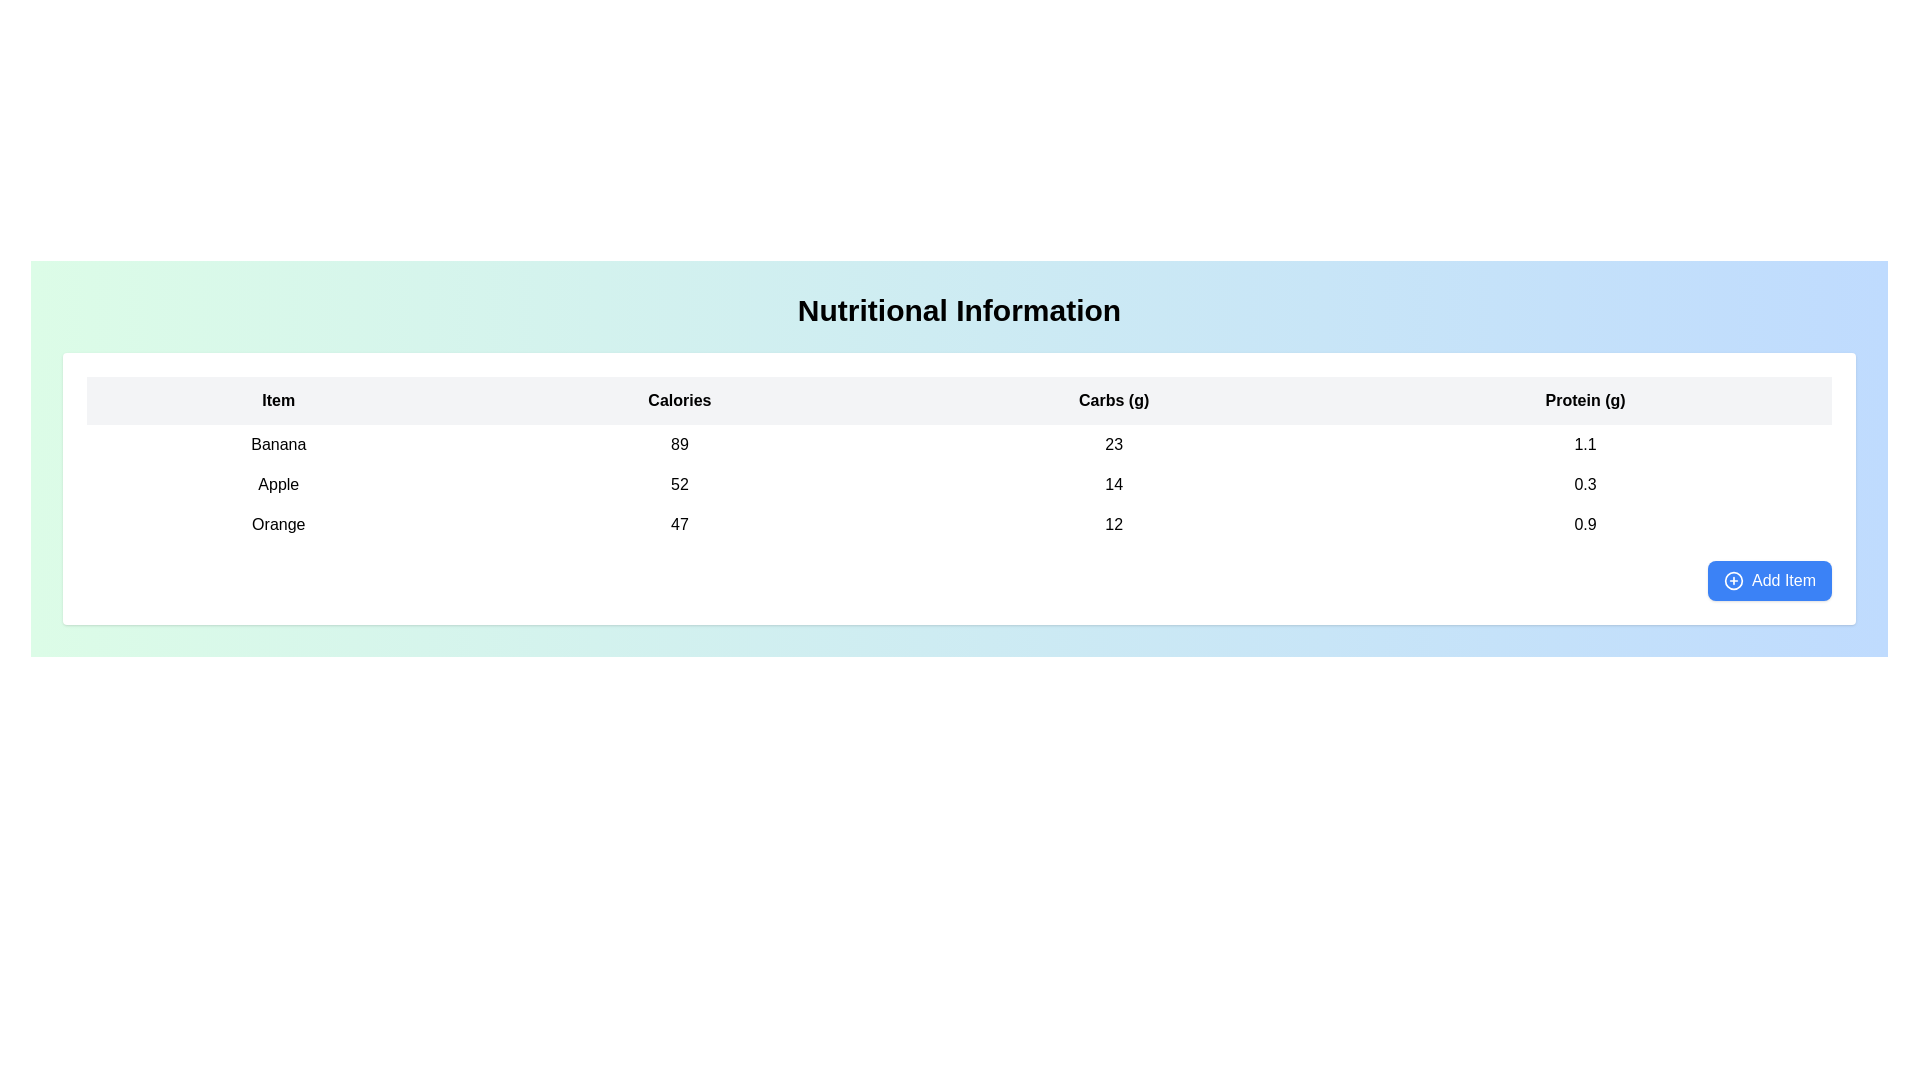  What do you see at coordinates (1732, 581) in the screenshot?
I see `the 'Add Item' button, which is visually complemented by the icon on its left side` at bounding box center [1732, 581].